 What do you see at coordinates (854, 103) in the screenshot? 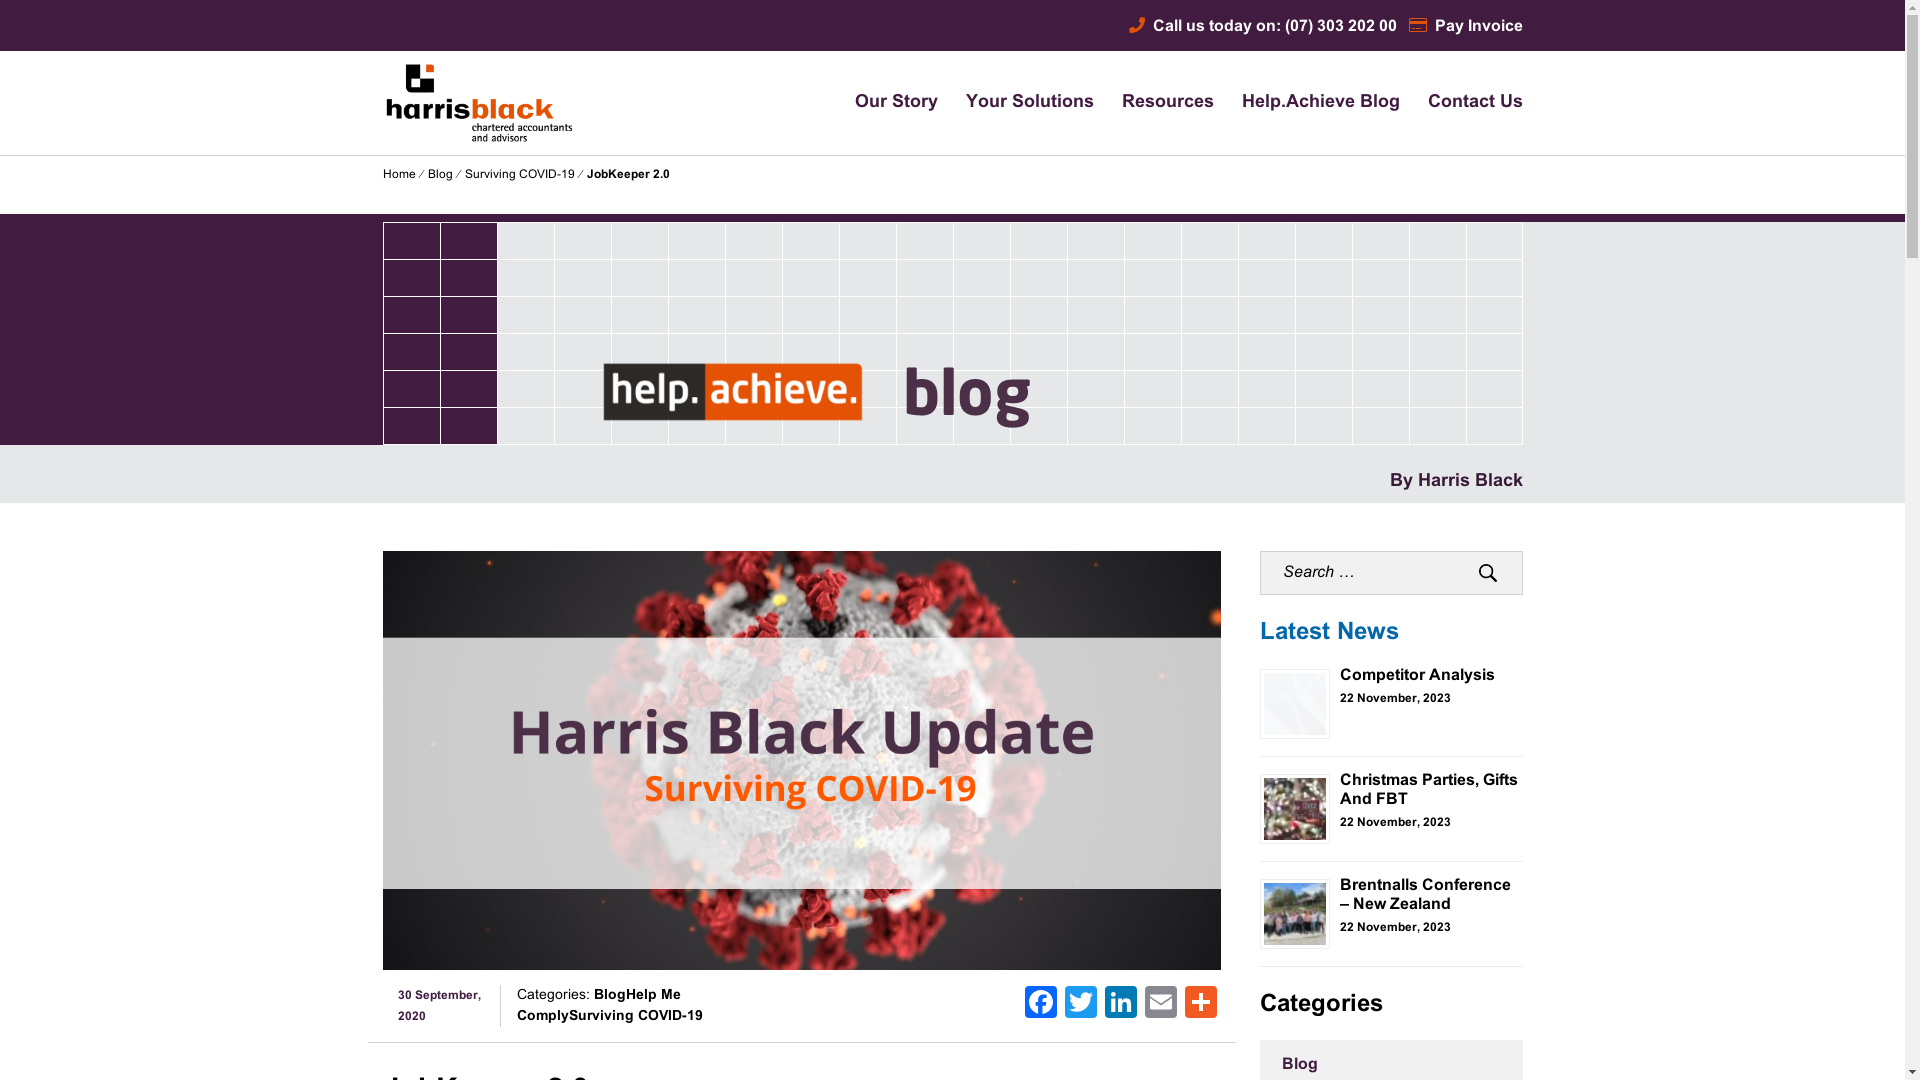
I see `'Our Story'` at bounding box center [854, 103].